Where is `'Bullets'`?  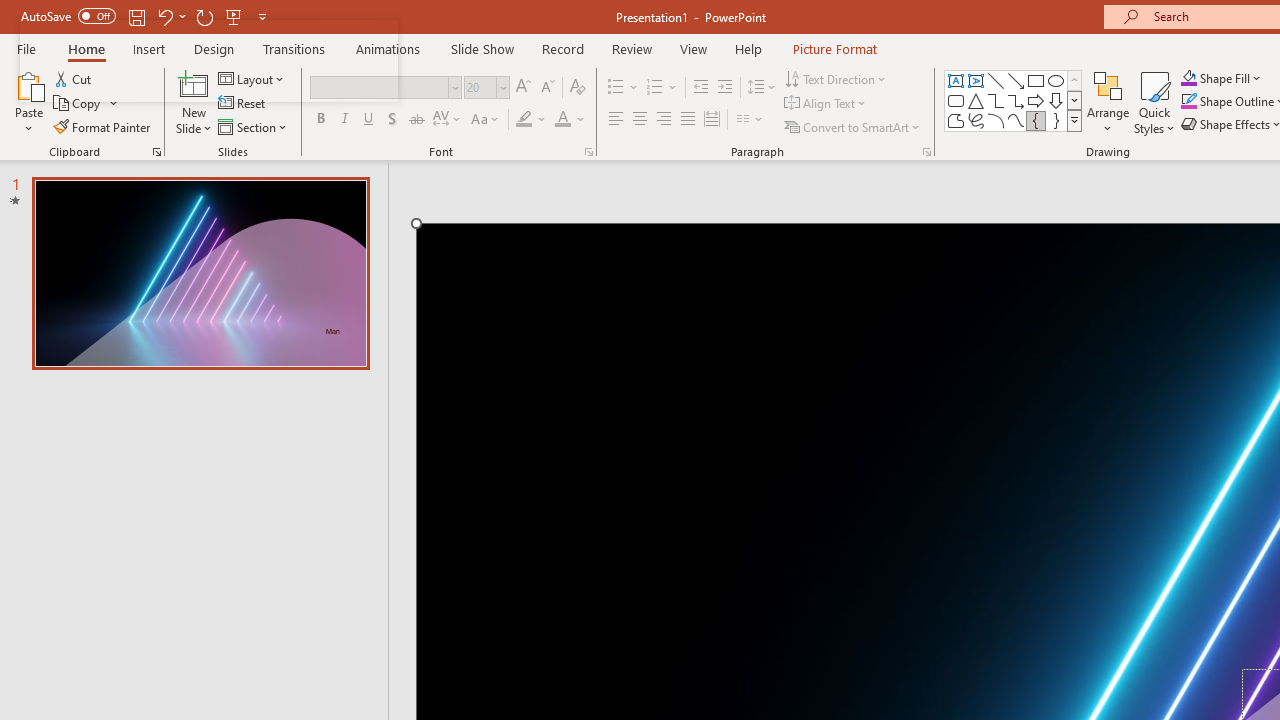
'Bullets' is located at coordinates (615, 86).